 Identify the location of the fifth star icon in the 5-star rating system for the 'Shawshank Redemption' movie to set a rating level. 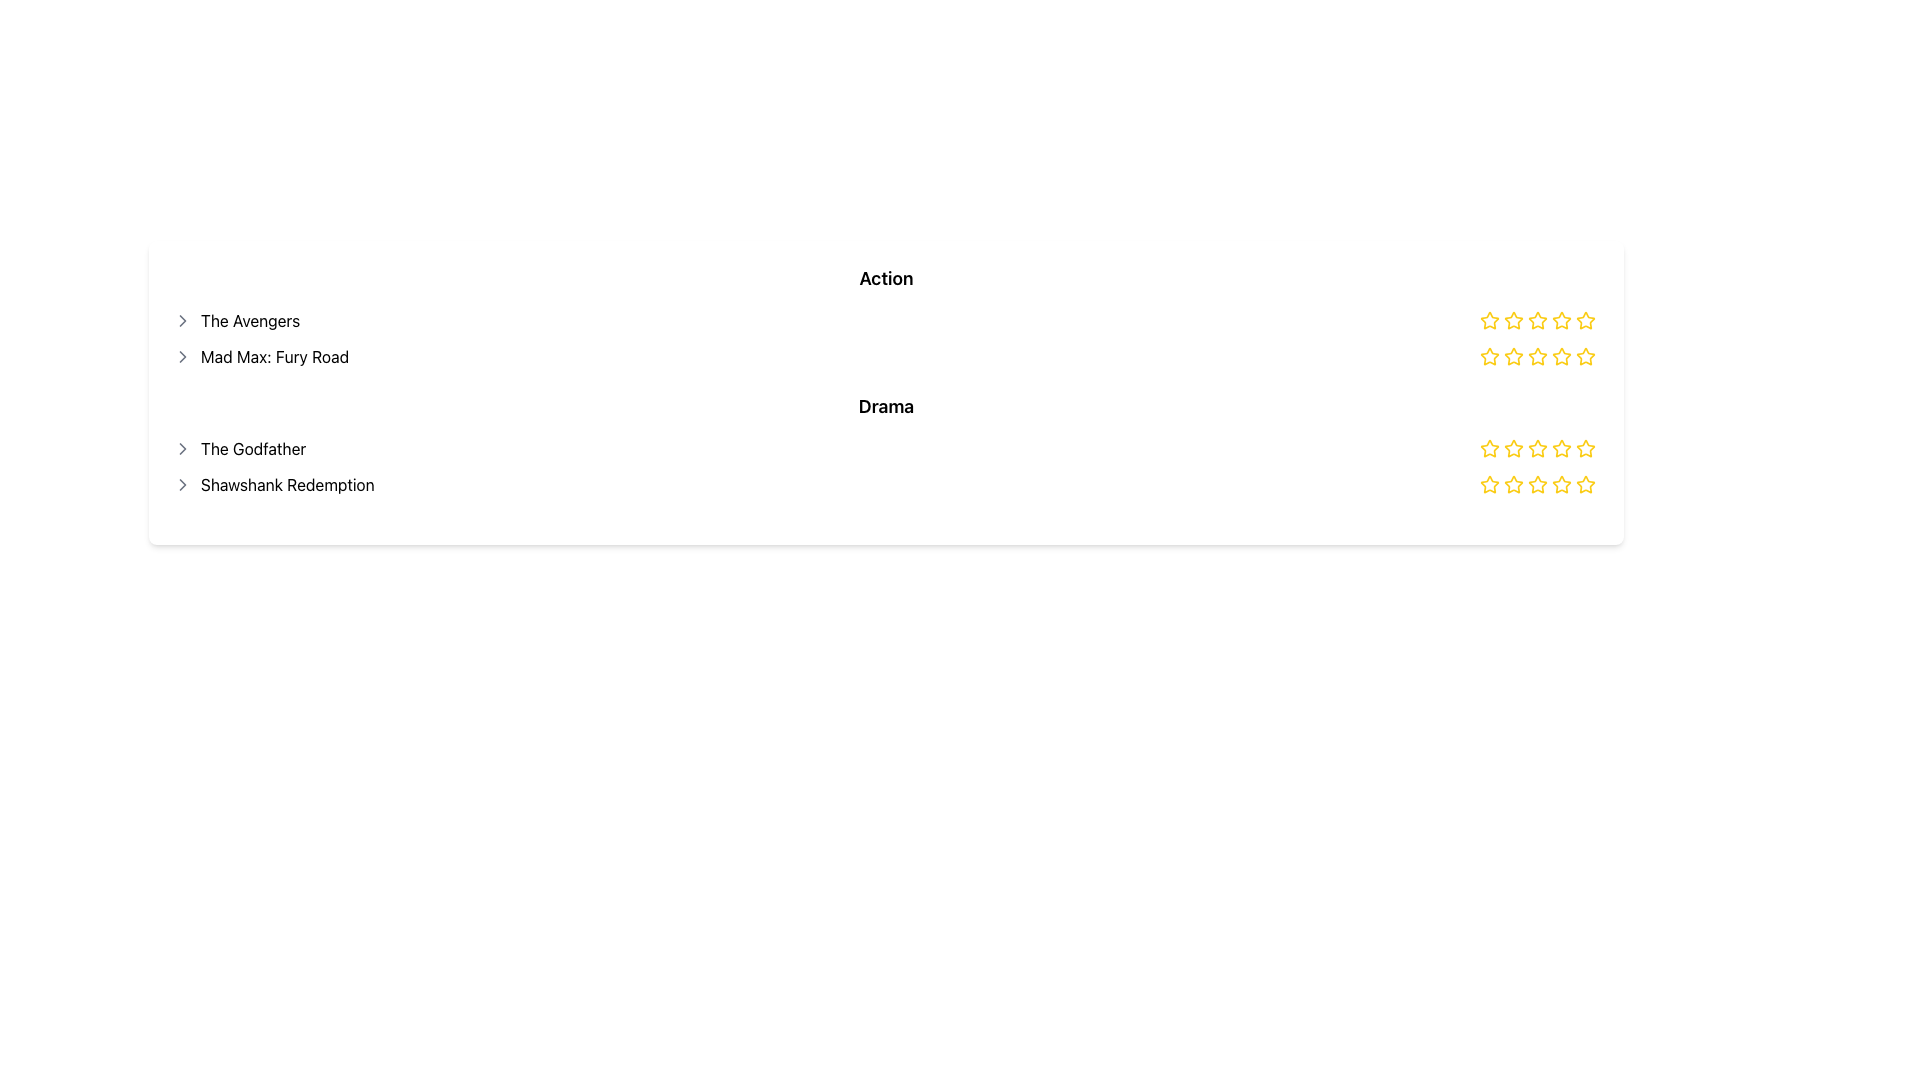
(1584, 447).